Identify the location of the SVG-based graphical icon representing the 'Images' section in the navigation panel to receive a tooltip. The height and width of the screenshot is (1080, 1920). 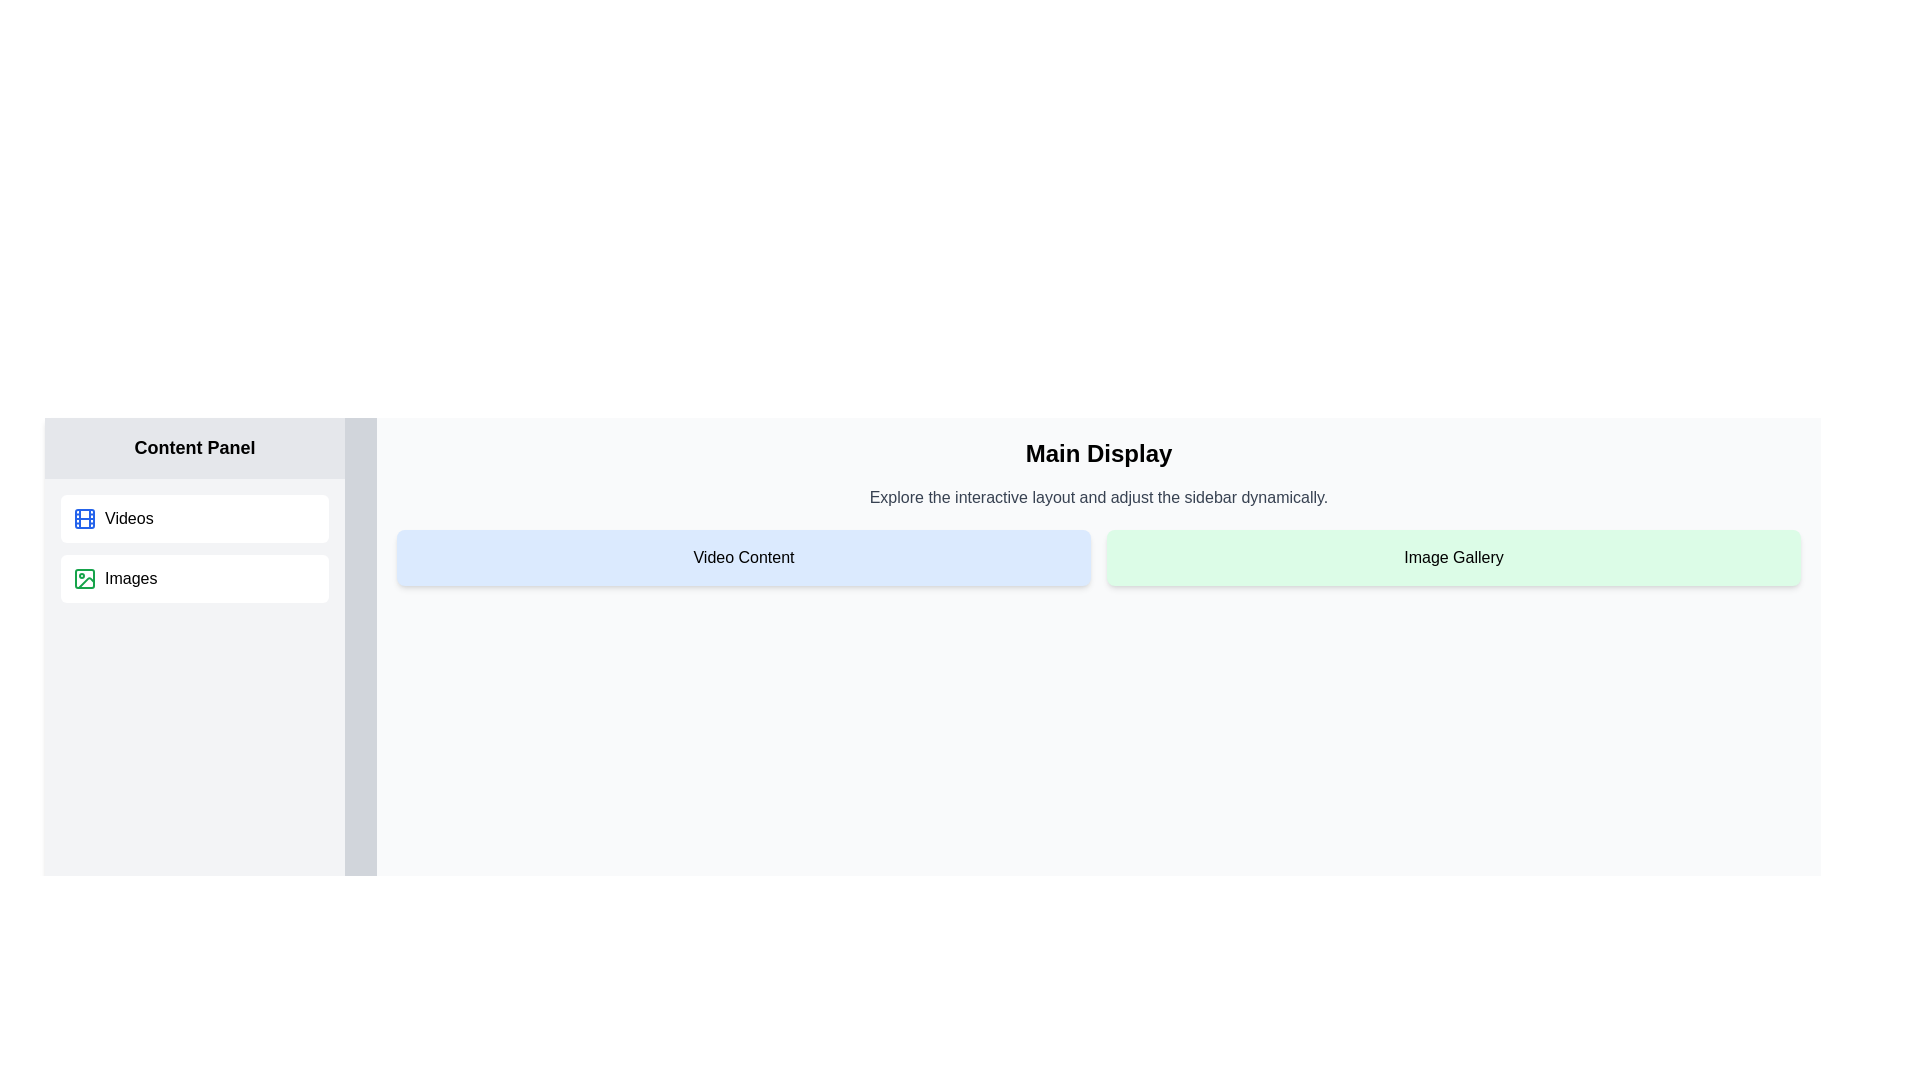
(84, 578).